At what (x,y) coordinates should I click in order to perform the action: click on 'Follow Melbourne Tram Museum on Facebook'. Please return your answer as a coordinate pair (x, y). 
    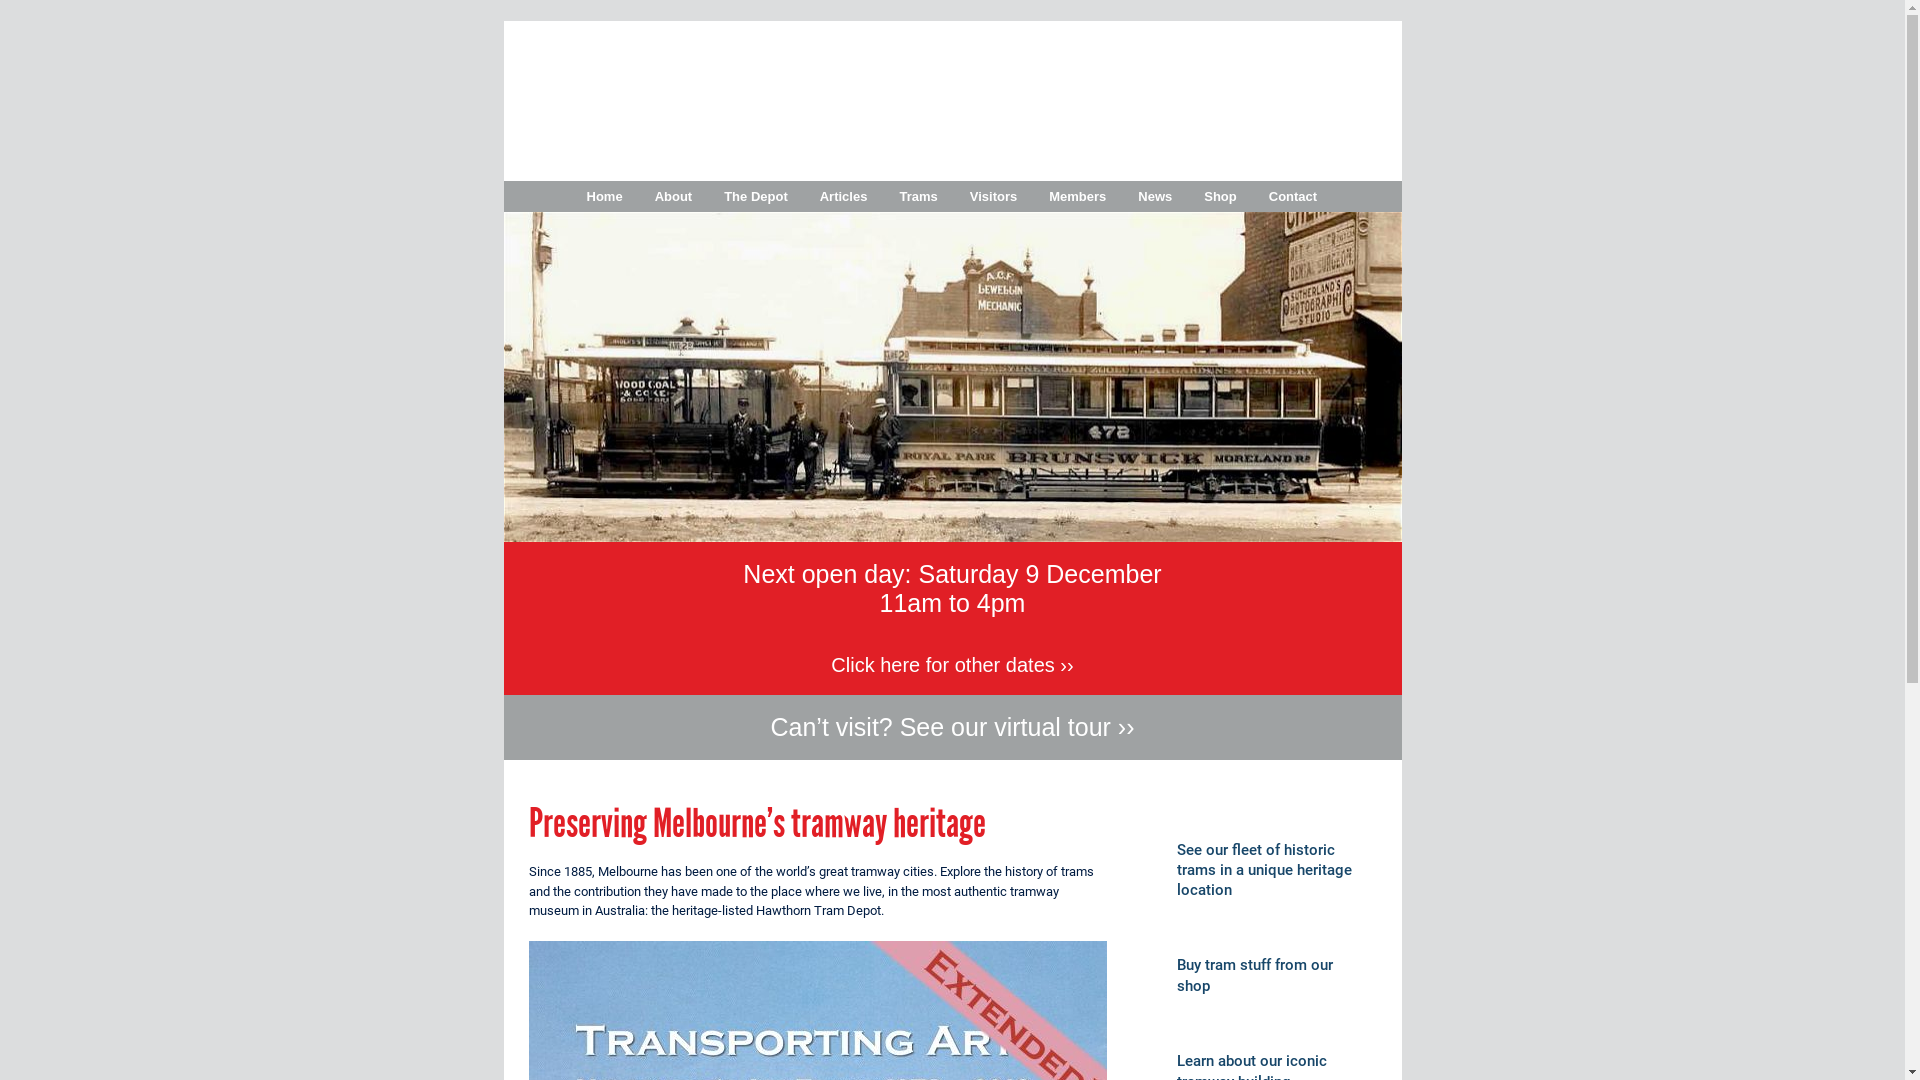
    Looking at the image, I should click on (1890, 167).